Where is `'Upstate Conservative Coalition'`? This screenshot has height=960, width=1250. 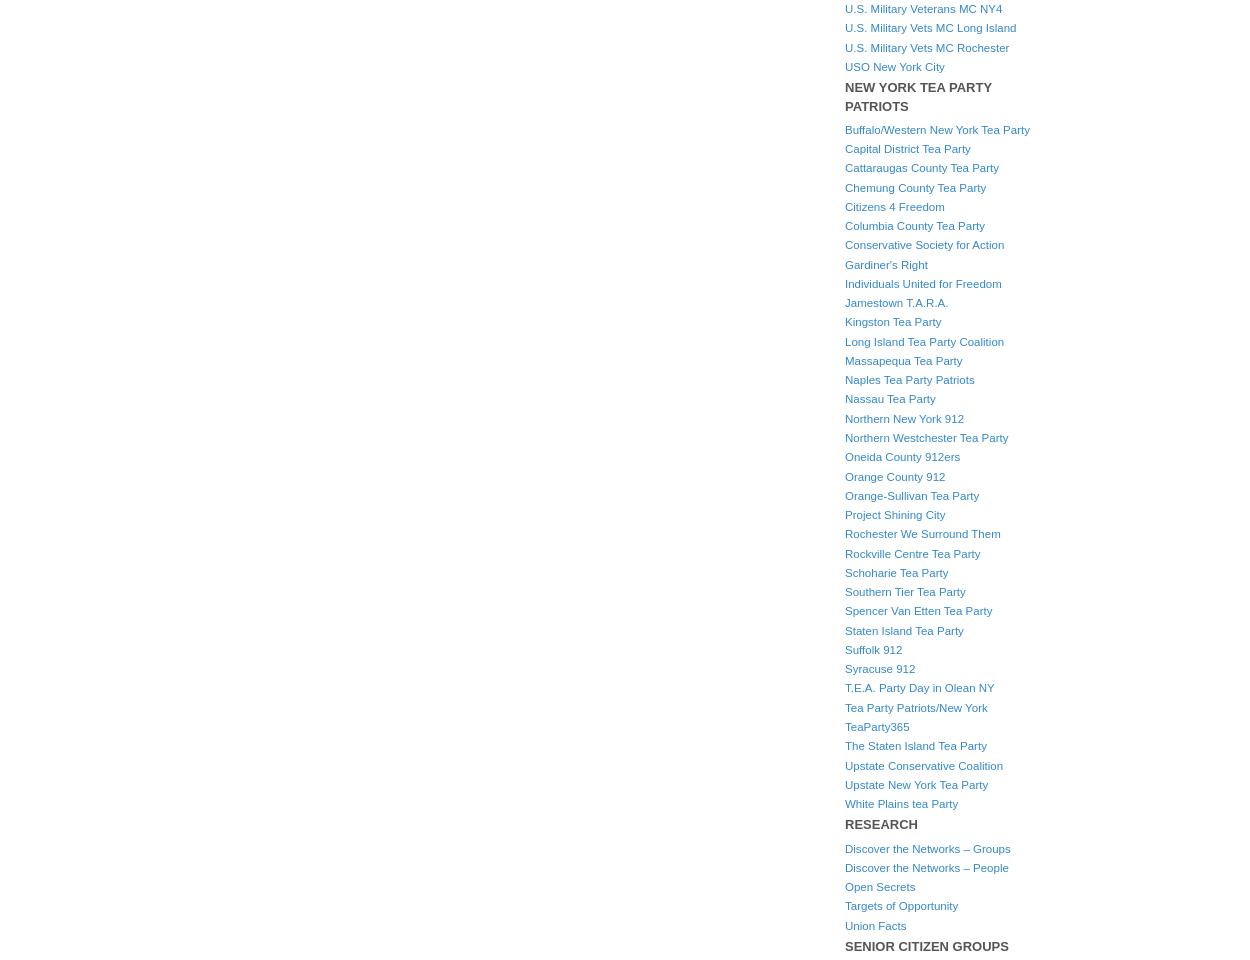 'Upstate Conservative Coalition' is located at coordinates (924, 764).